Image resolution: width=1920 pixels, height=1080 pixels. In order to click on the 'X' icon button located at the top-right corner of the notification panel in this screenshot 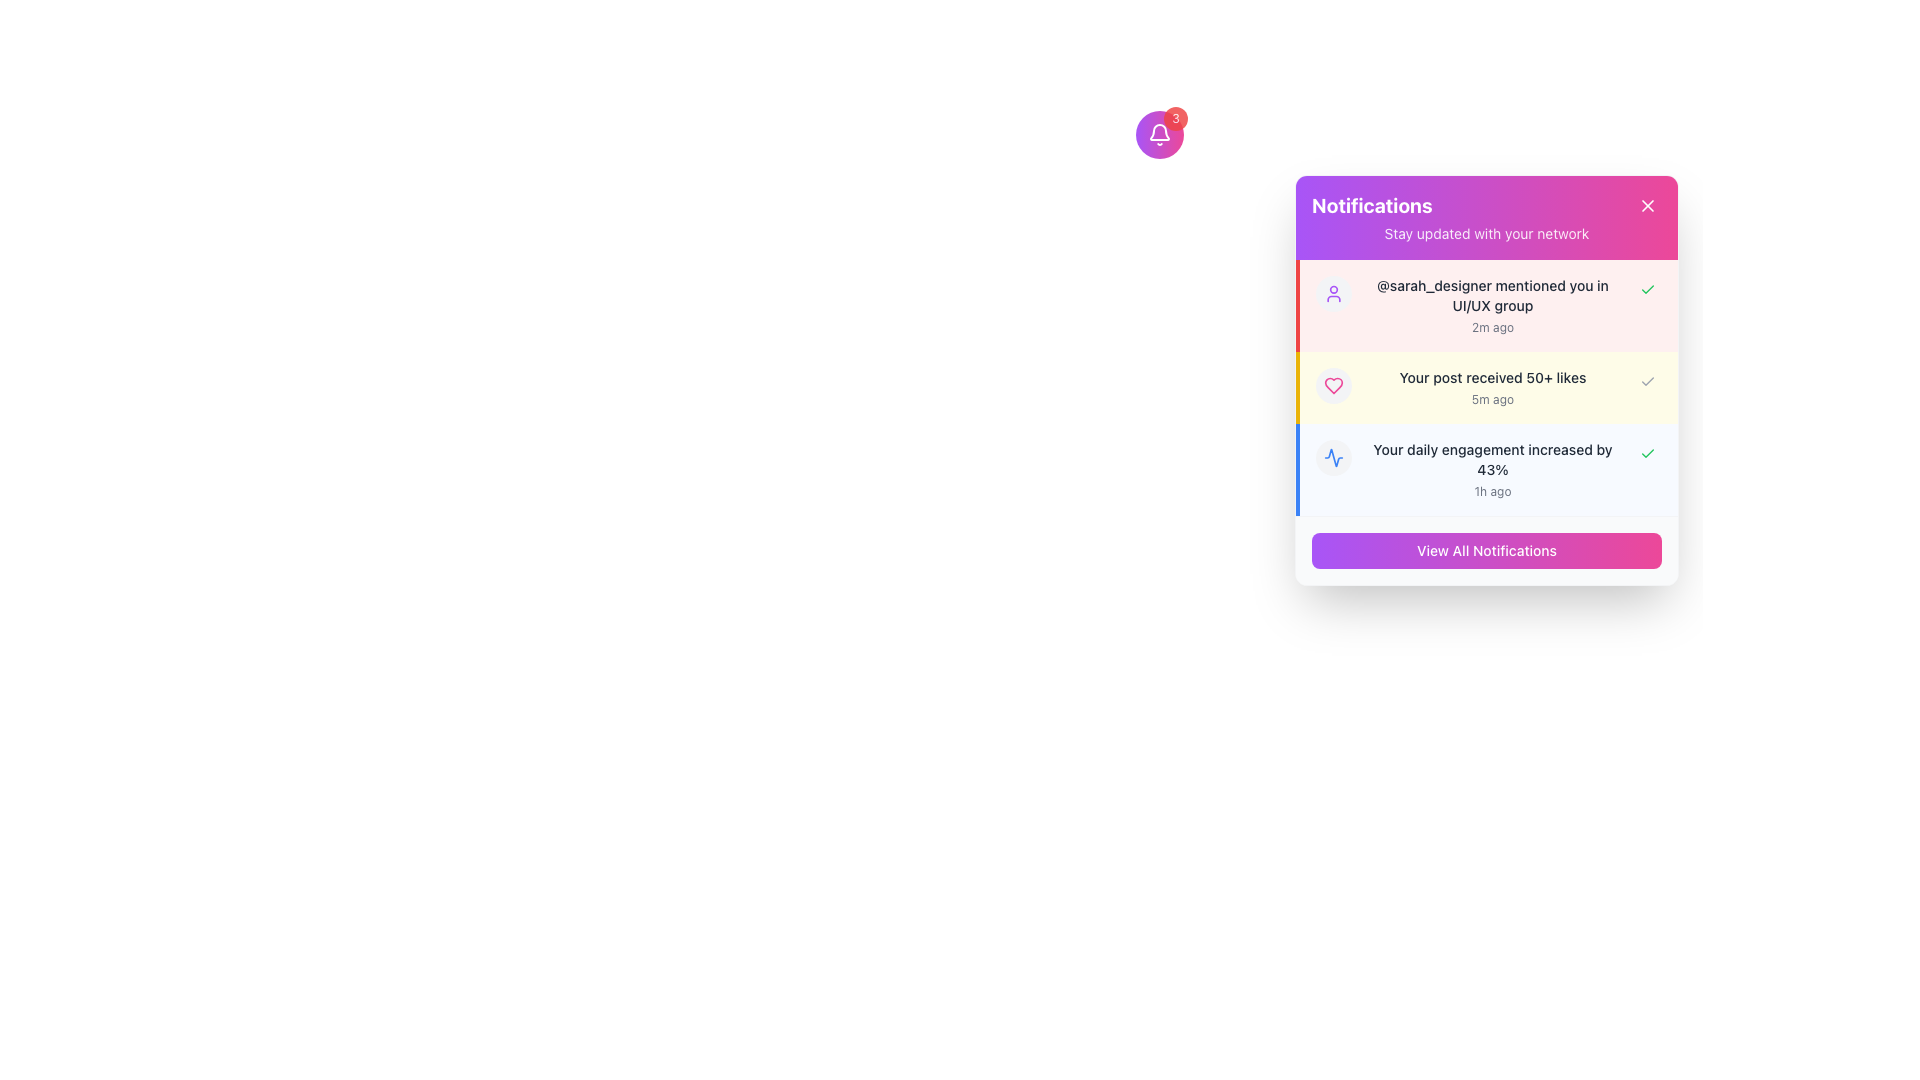, I will do `click(1647, 205)`.